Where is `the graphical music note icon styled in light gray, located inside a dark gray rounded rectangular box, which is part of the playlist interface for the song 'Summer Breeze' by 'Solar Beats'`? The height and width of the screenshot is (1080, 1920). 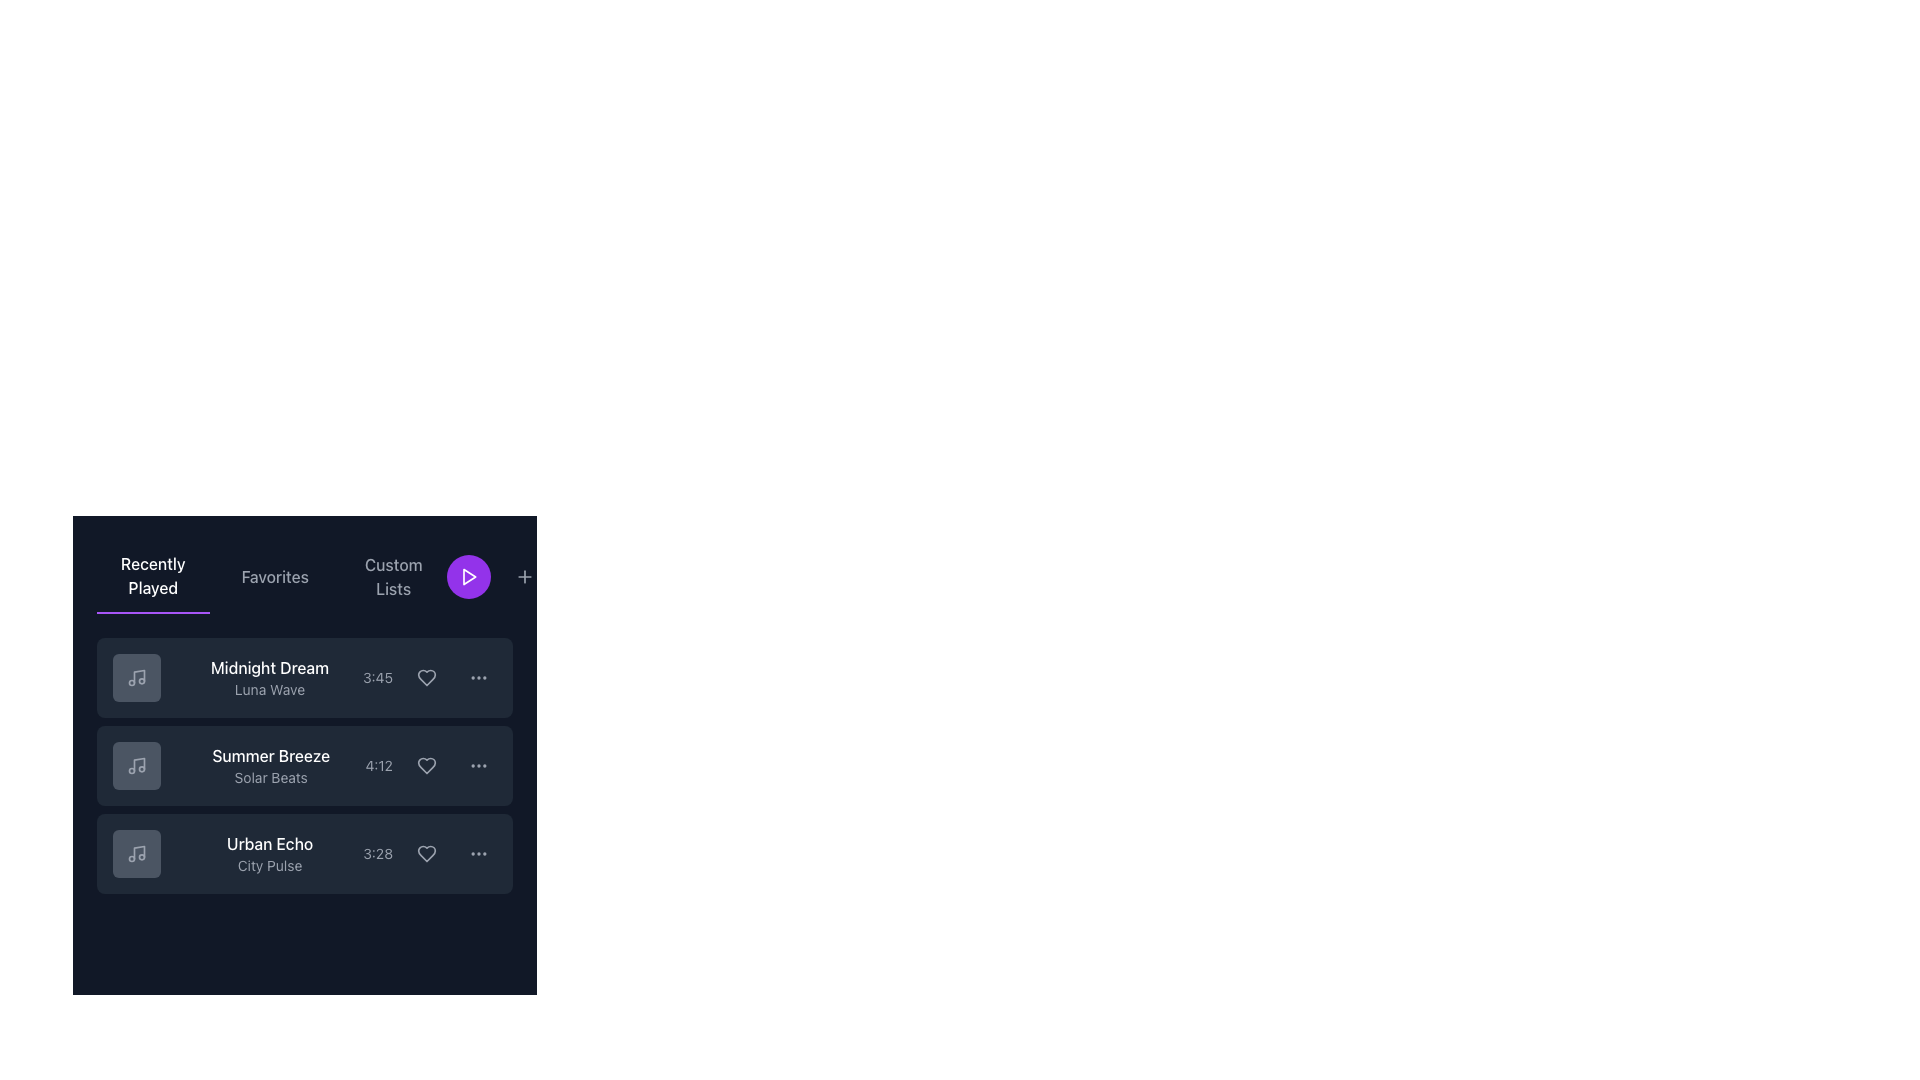
the graphical music note icon styled in light gray, located inside a dark gray rounded rectangular box, which is part of the playlist interface for the song 'Summer Breeze' by 'Solar Beats' is located at coordinates (136, 765).